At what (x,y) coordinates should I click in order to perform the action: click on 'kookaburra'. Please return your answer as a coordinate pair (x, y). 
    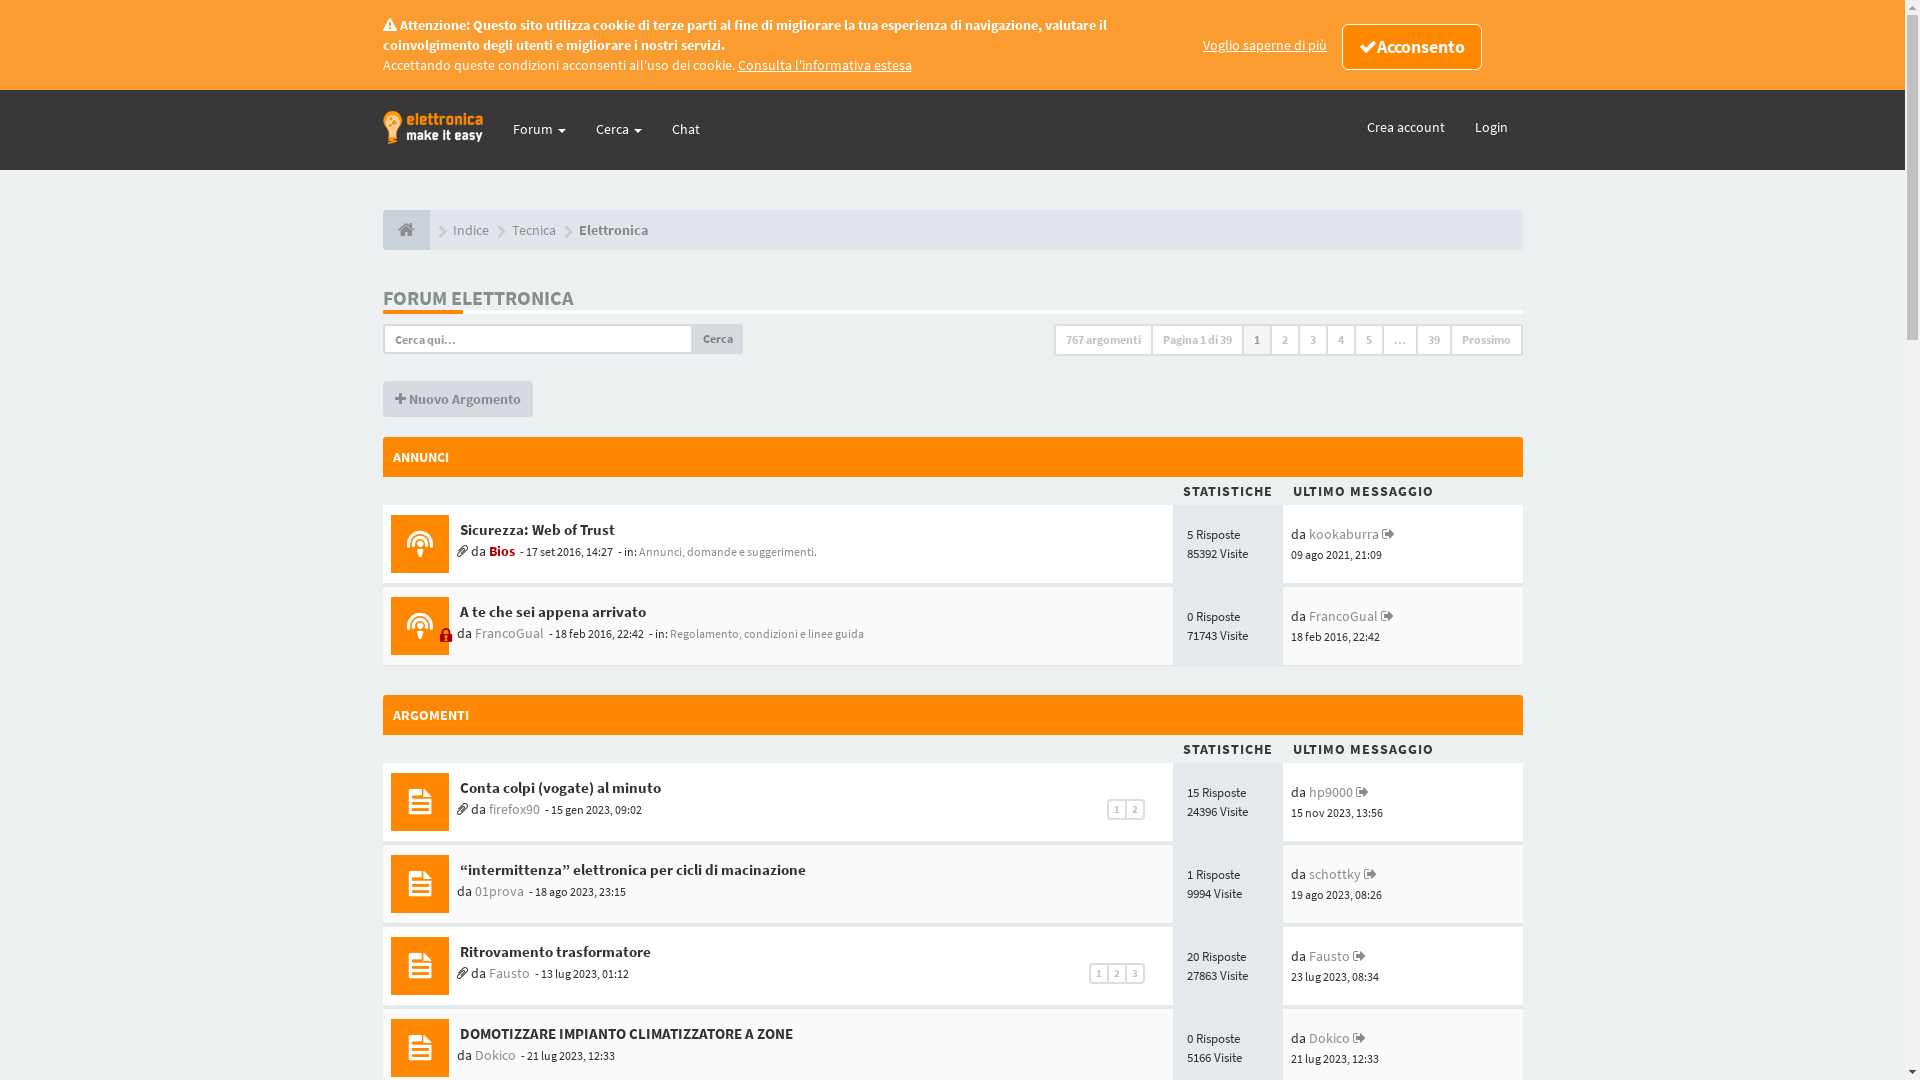
    Looking at the image, I should click on (1344, 532).